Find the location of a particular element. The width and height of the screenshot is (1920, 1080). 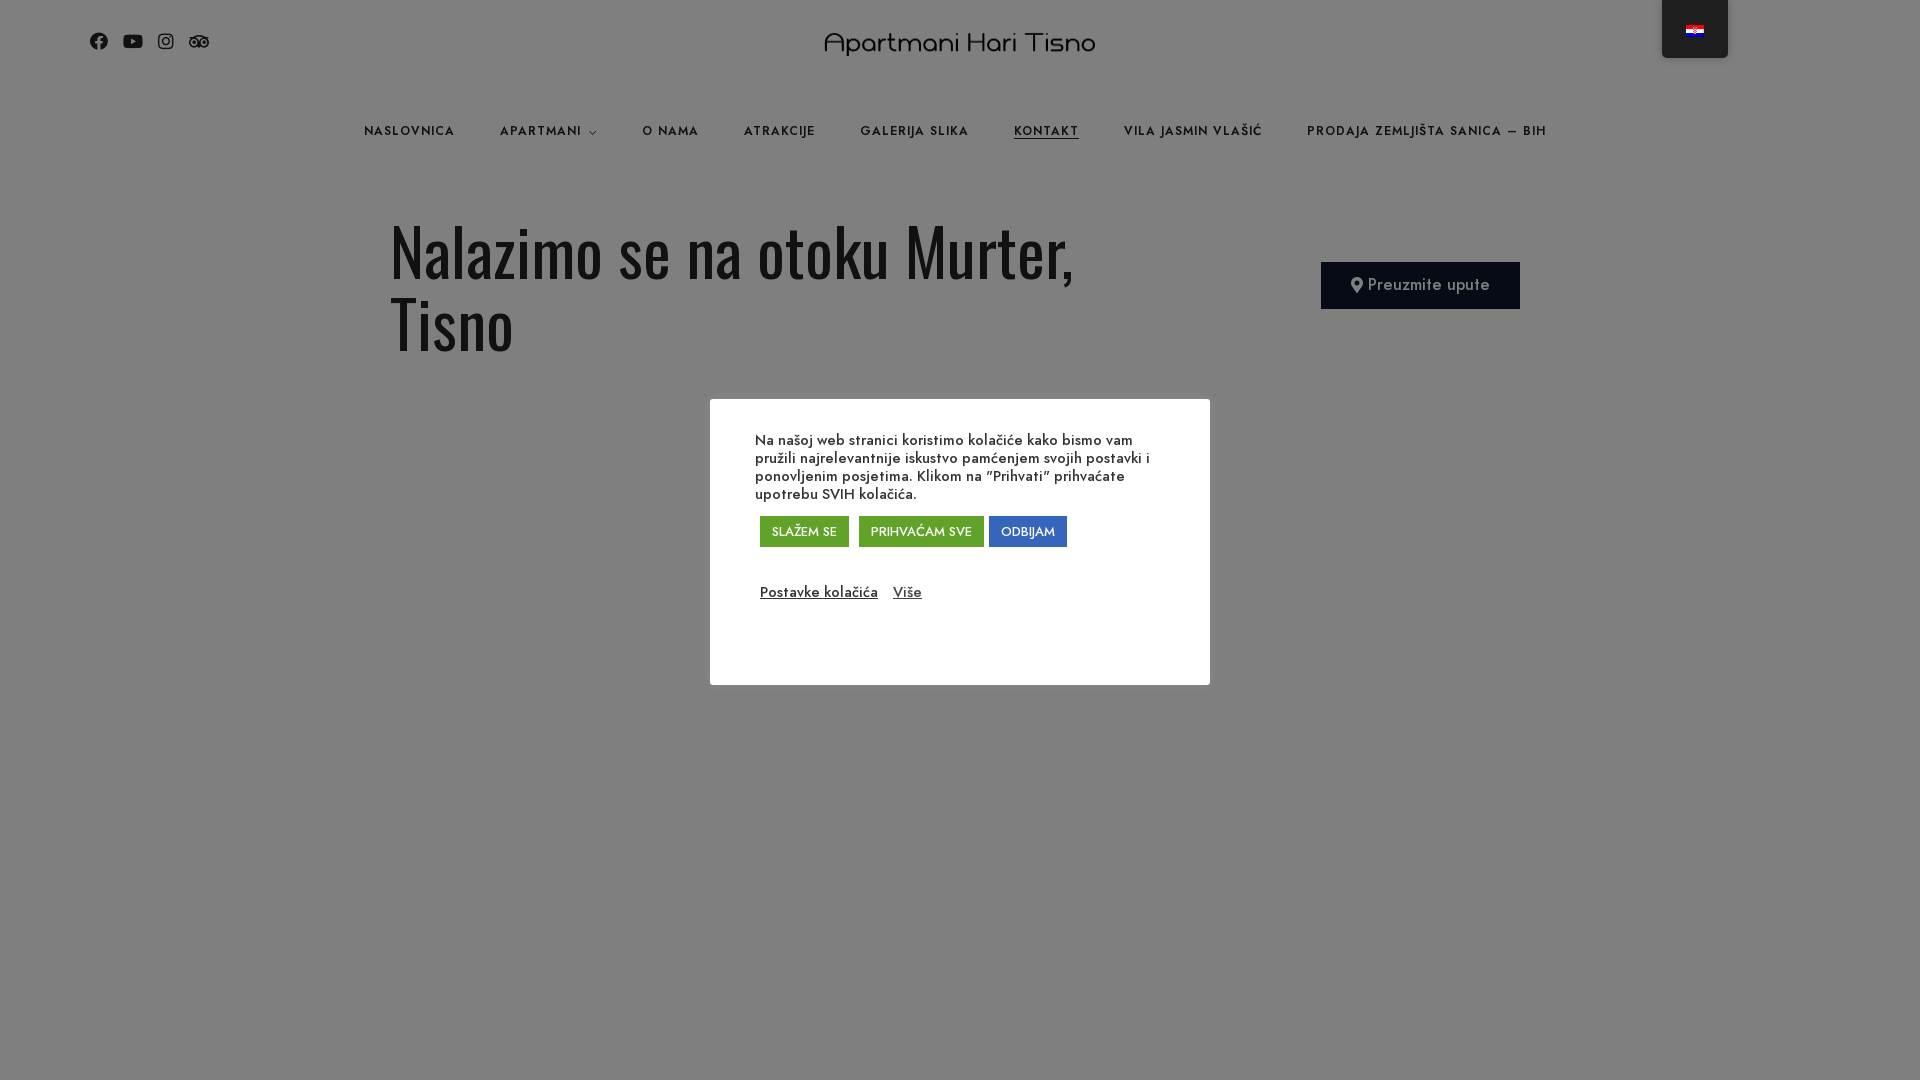

'ATRAKCIJE' is located at coordinates (778, 131).